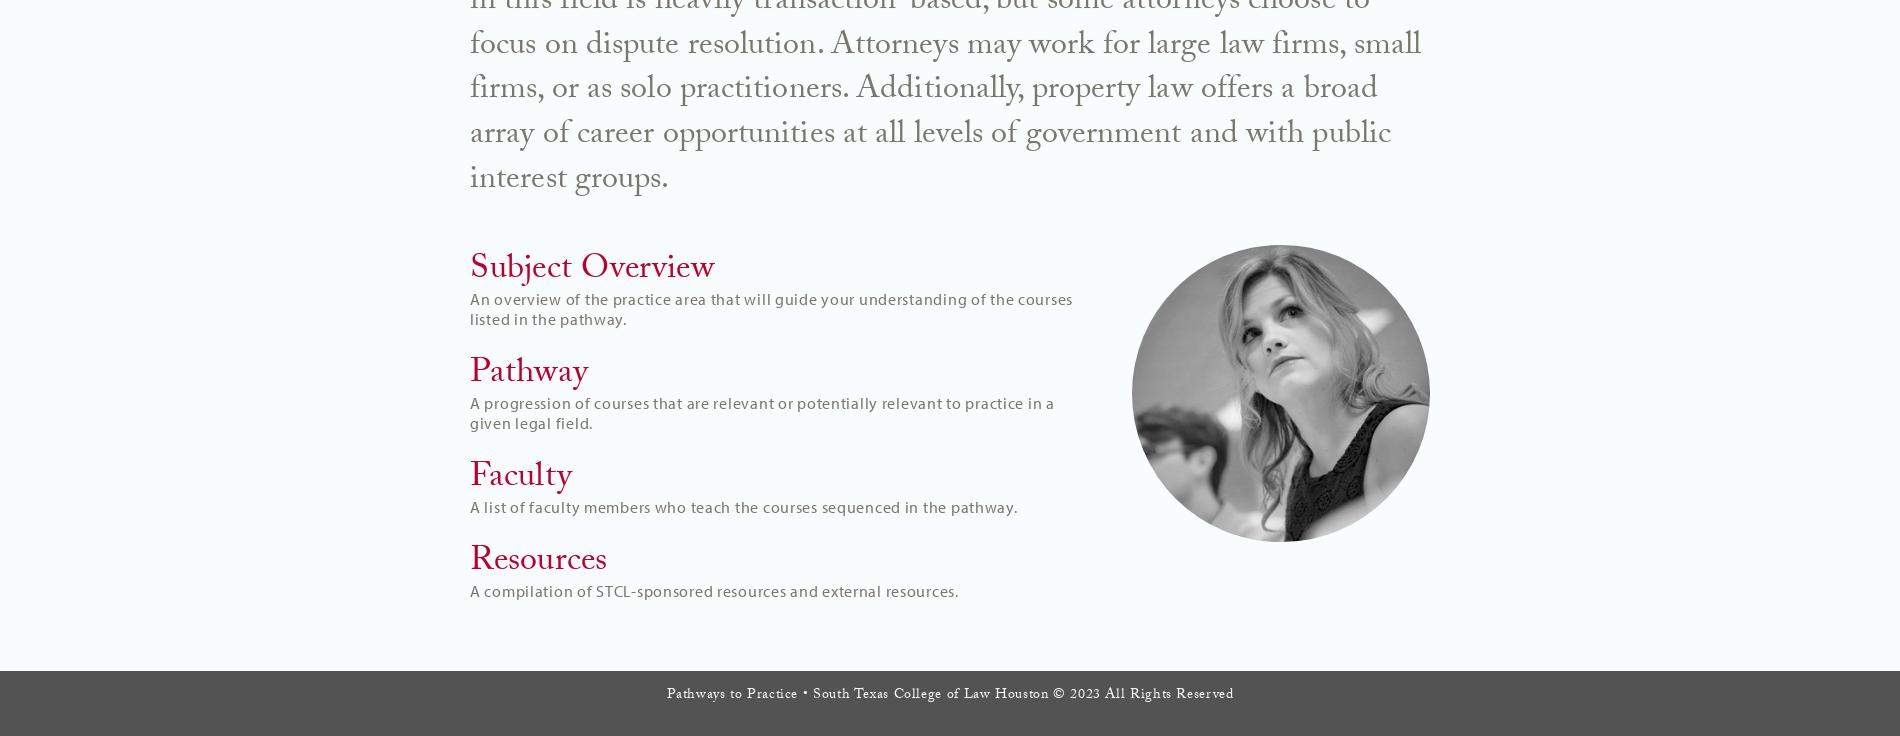 The image size is (1900, 736). Describe the element at coordinates (591, 270) in the screenshot. I see `'Subject Overview'` at that location.